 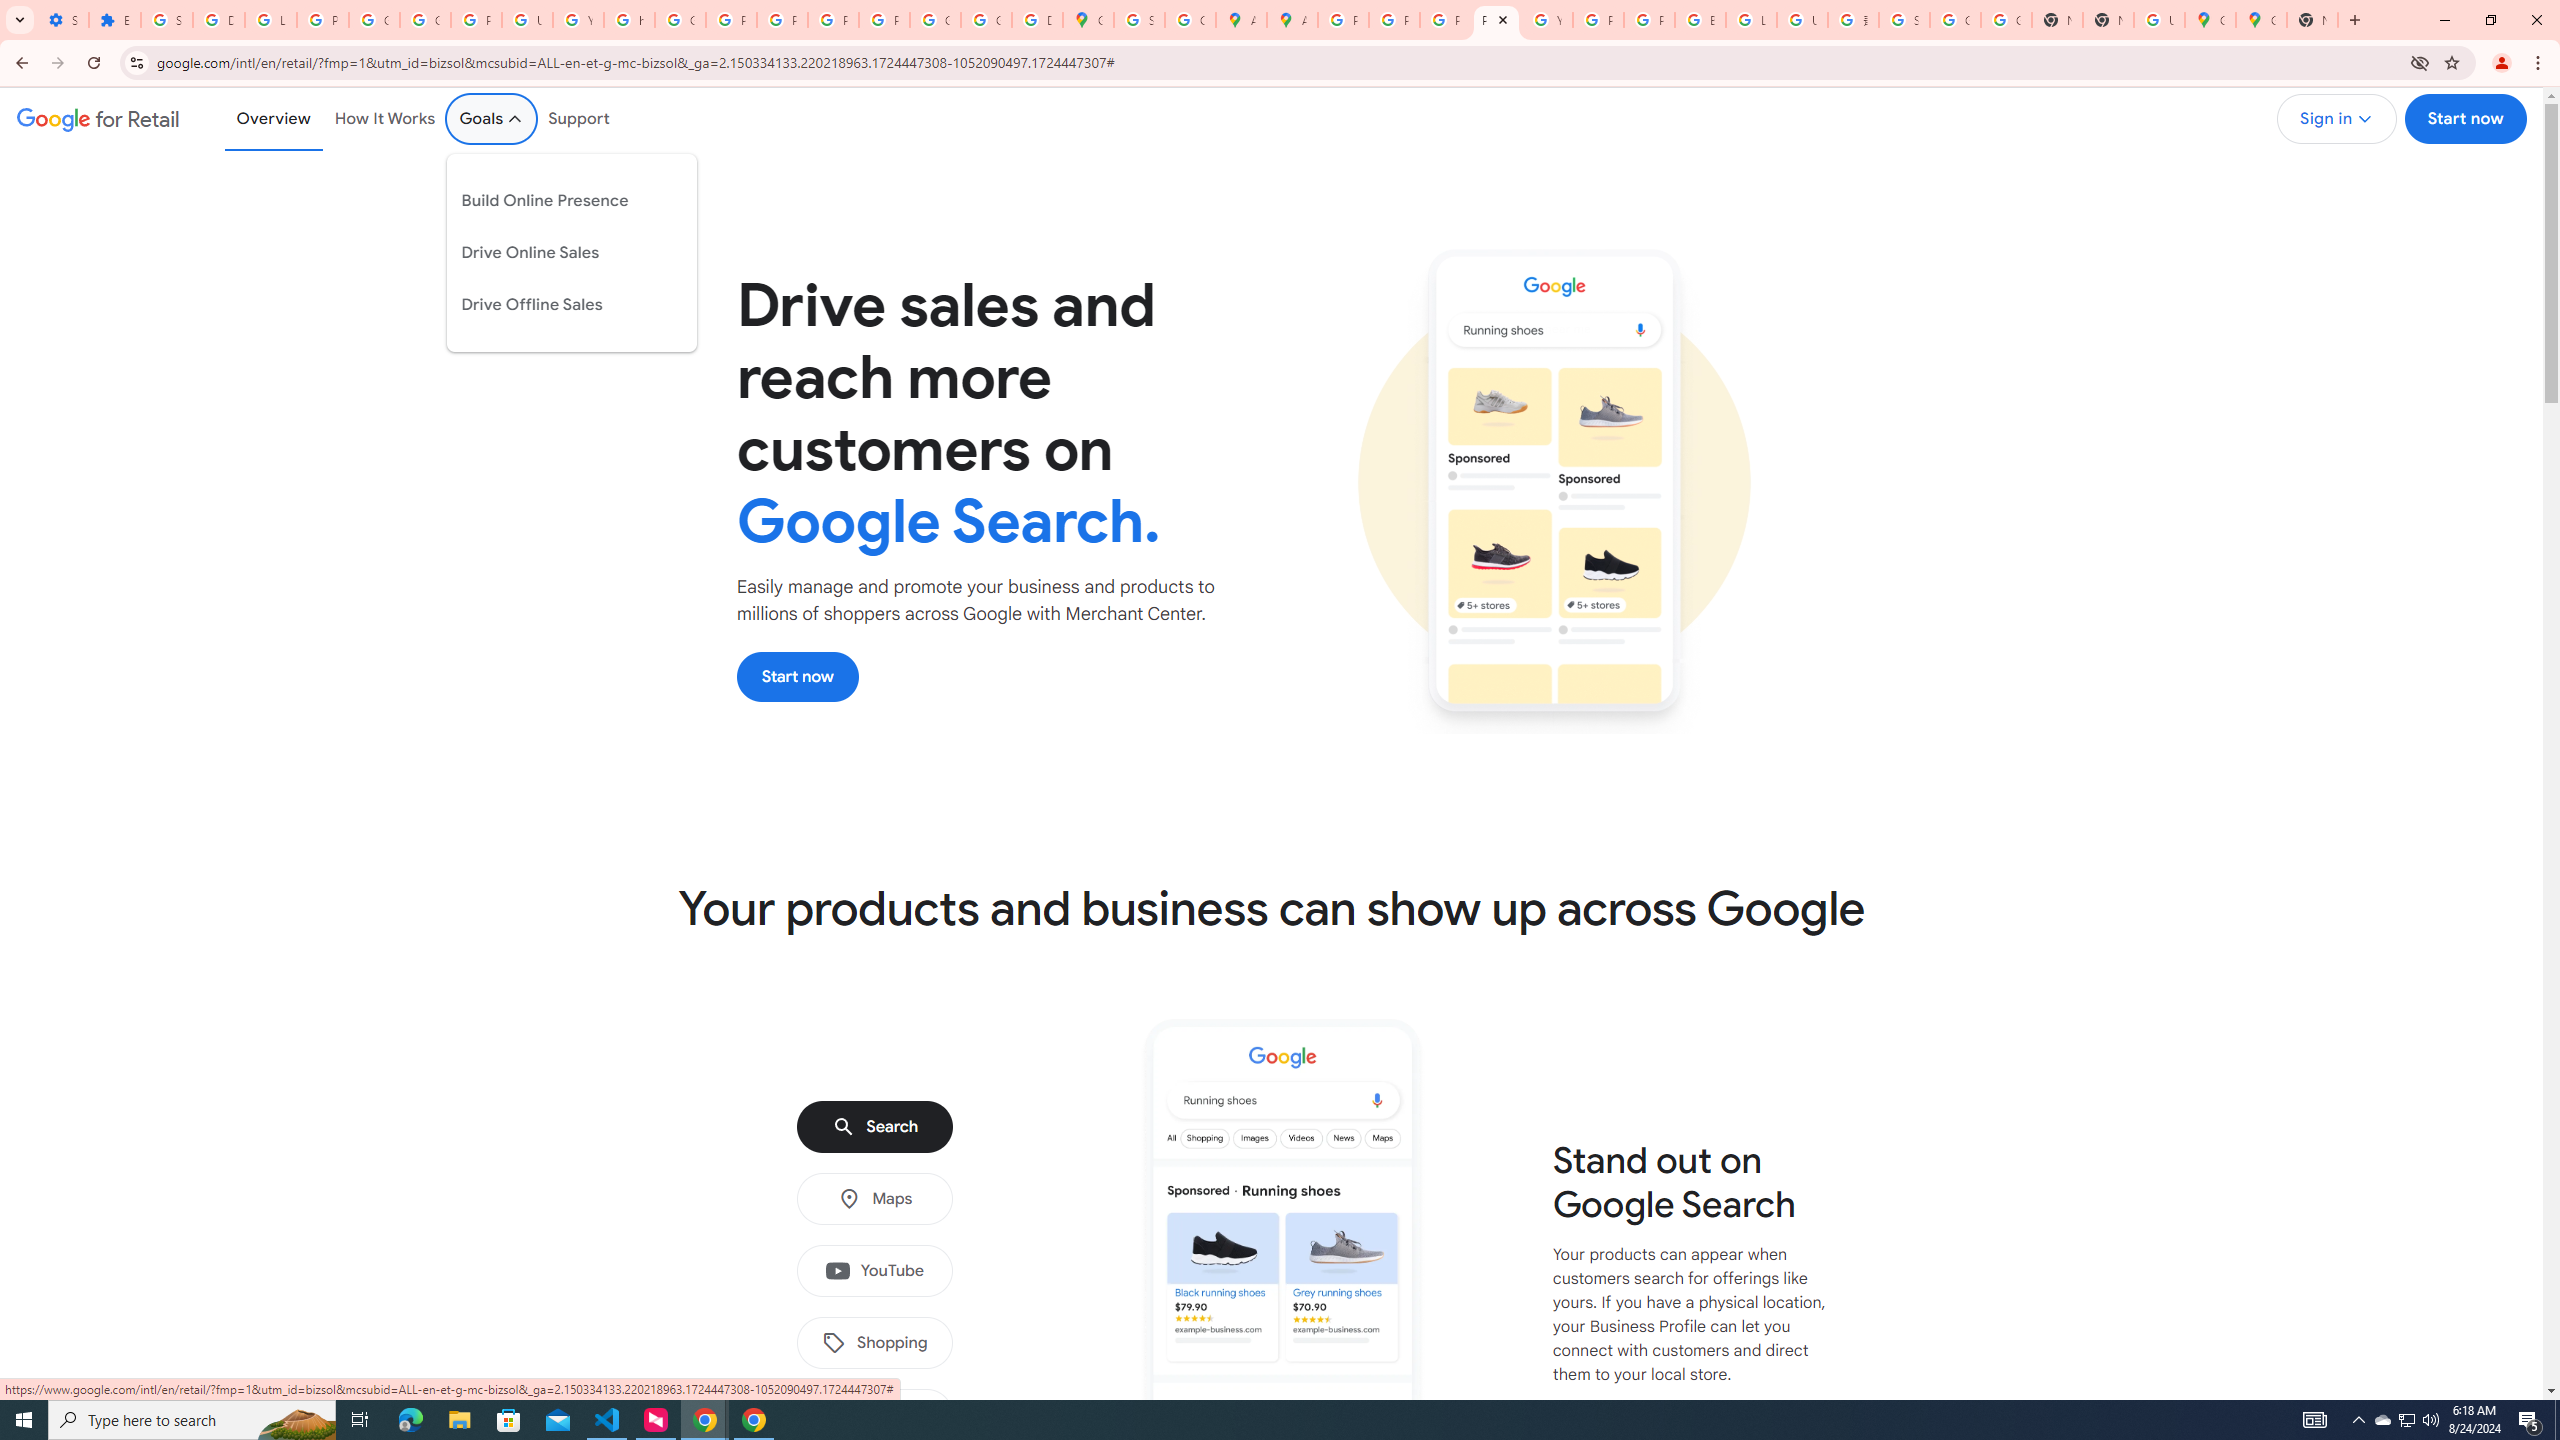 I want to click on 'Build Online Presence', so click(x=558, y=199).